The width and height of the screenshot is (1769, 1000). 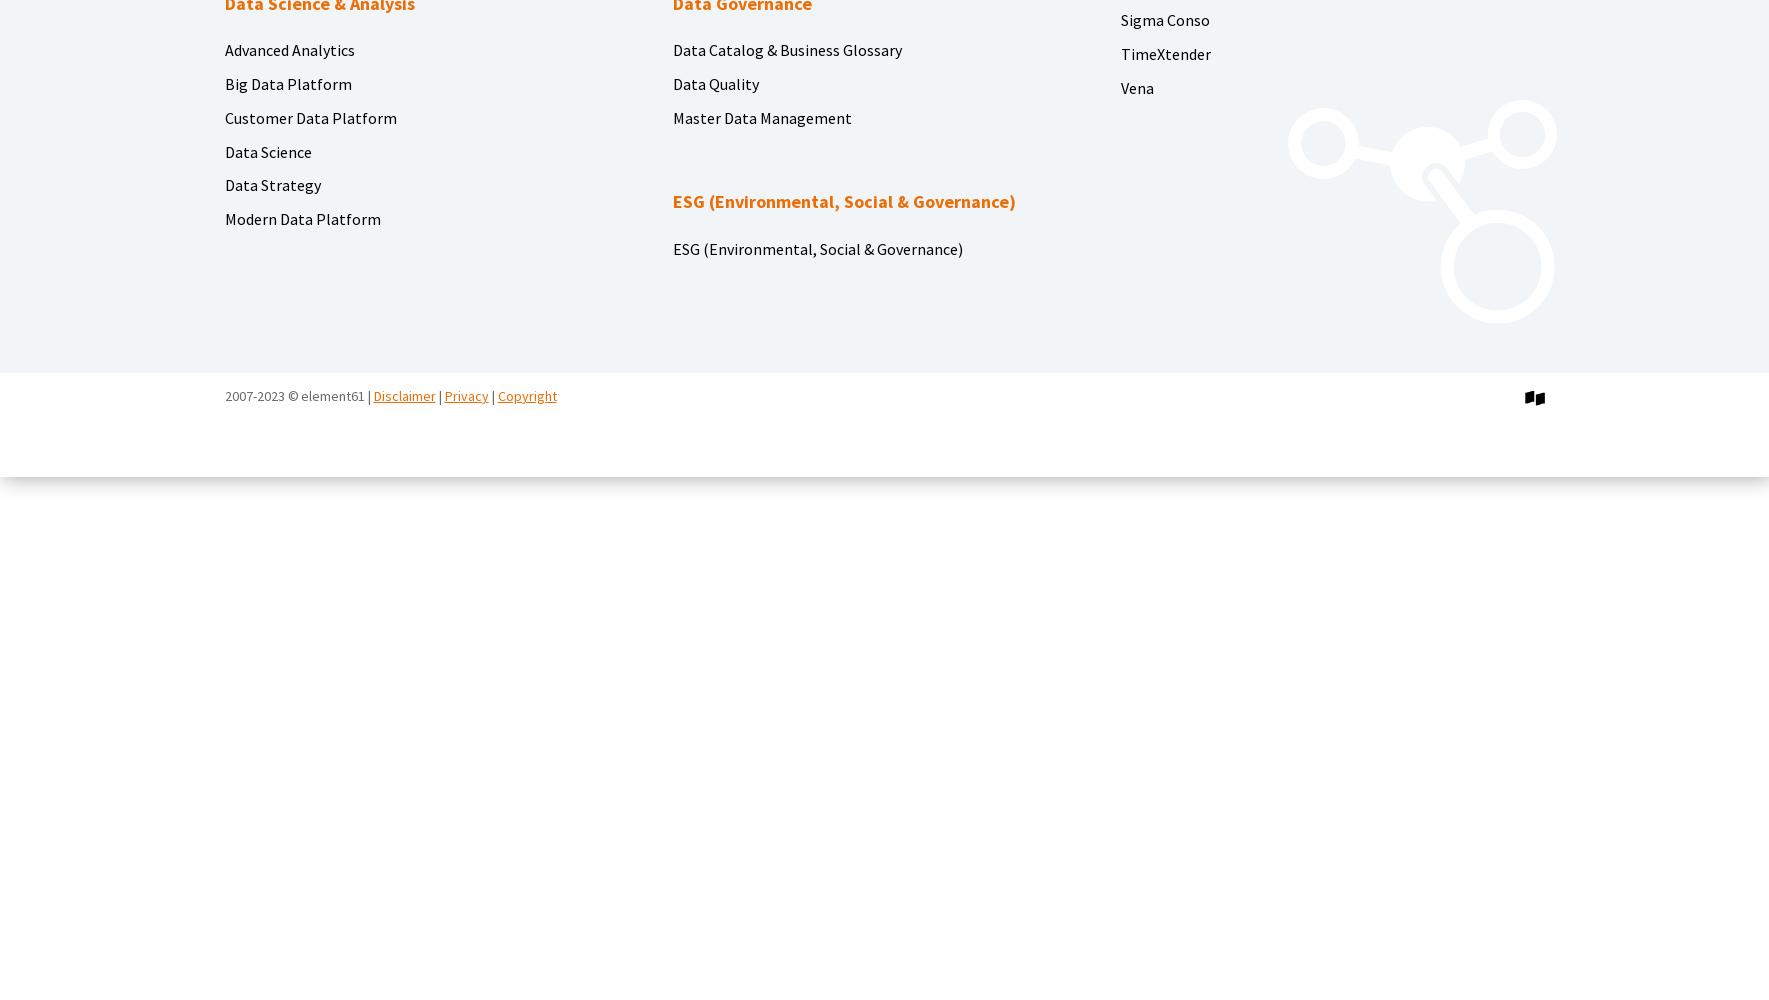 What do you see at coordinates (309, 116) in the screenshot?
I see `'Customer Data Platform'` at bounding box center [309, 116].